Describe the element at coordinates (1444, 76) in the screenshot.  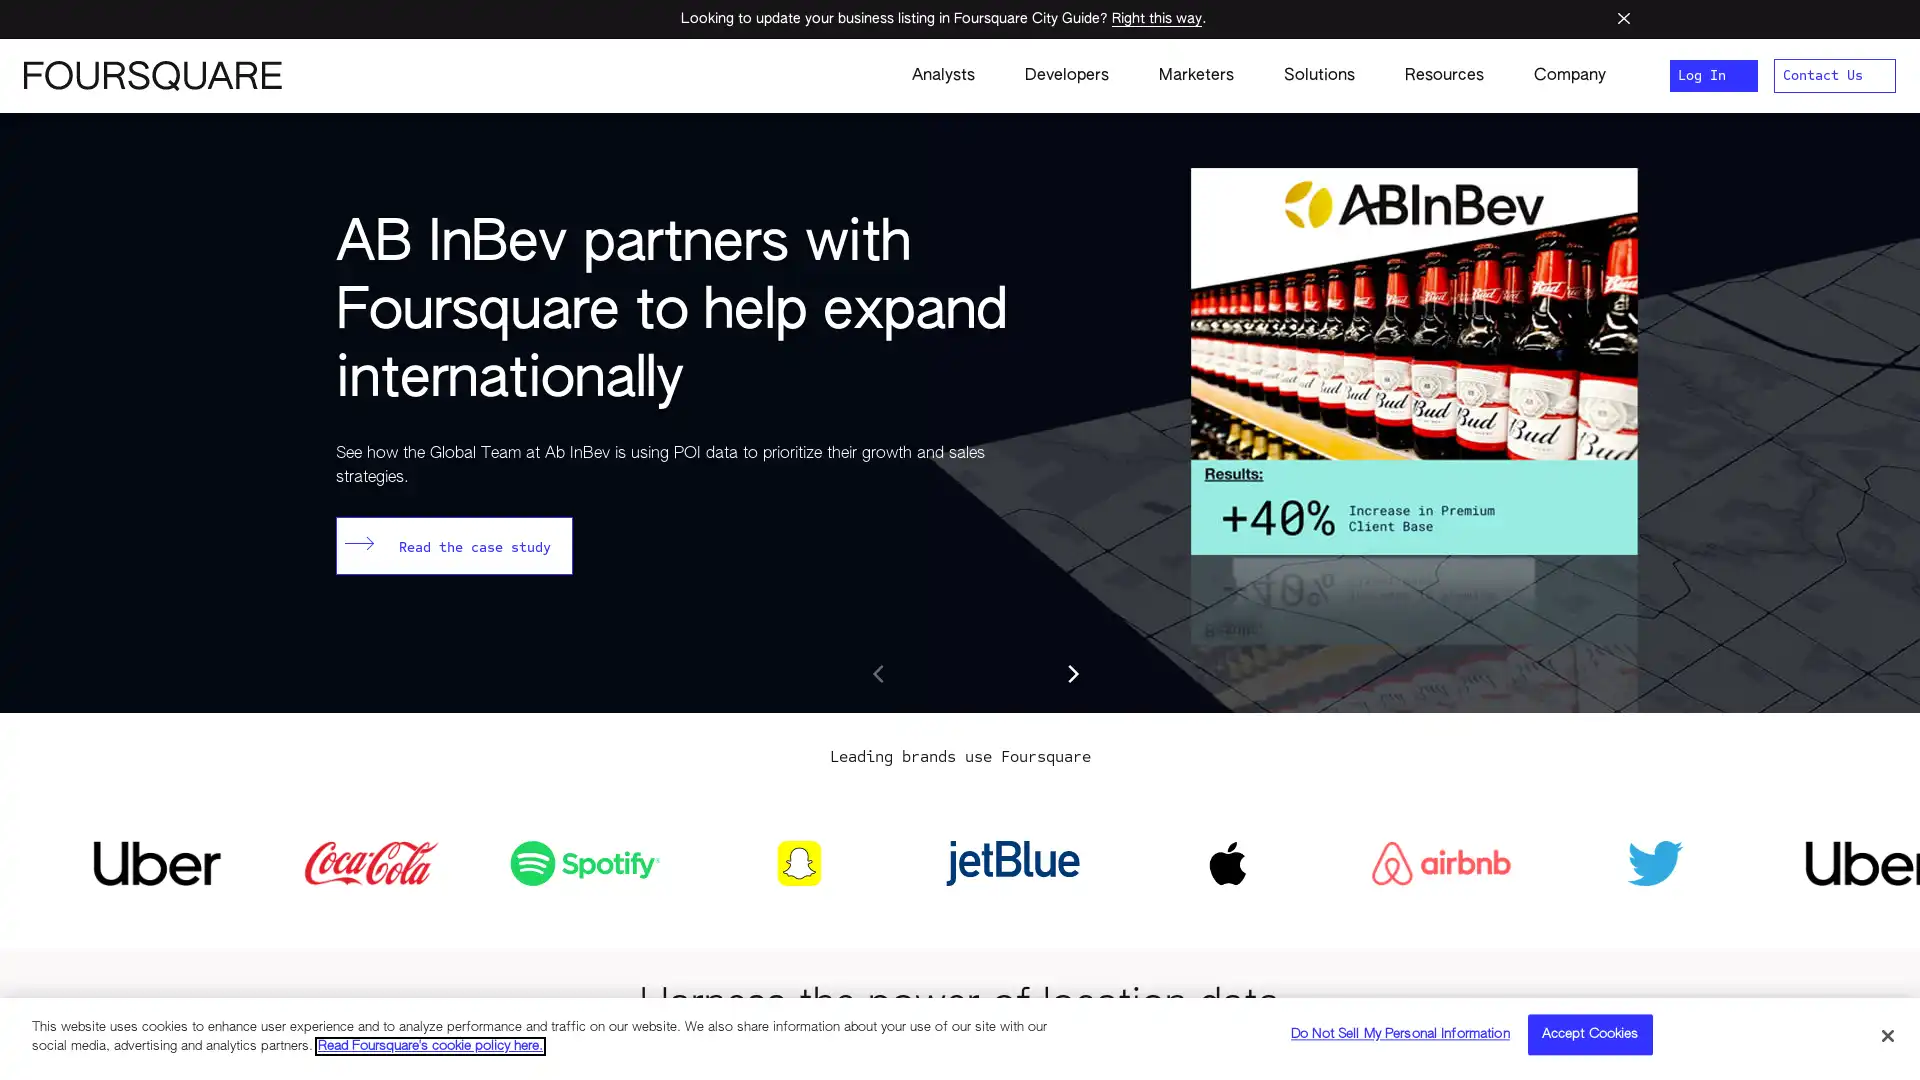
I see `Resources` at that location.